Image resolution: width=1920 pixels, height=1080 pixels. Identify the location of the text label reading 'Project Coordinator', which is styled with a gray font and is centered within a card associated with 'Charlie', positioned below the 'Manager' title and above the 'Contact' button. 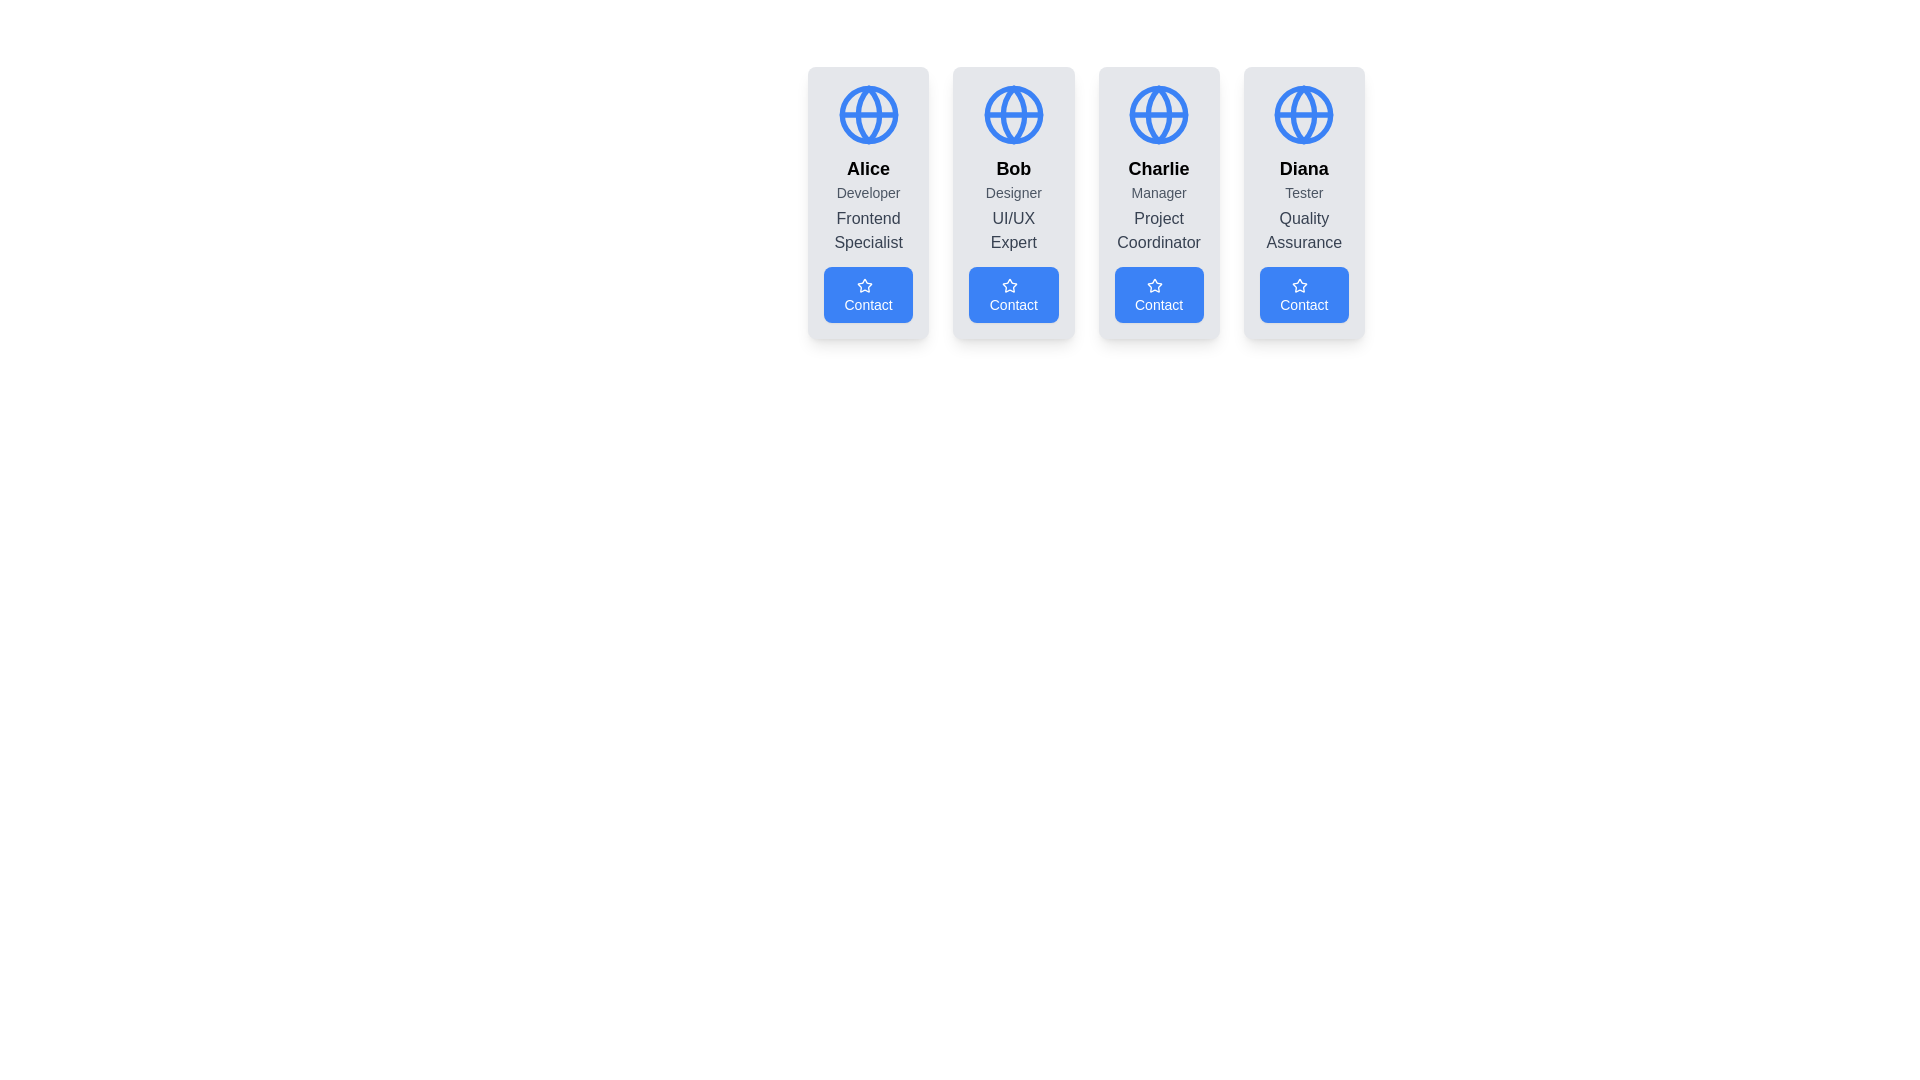
(1159, 230).